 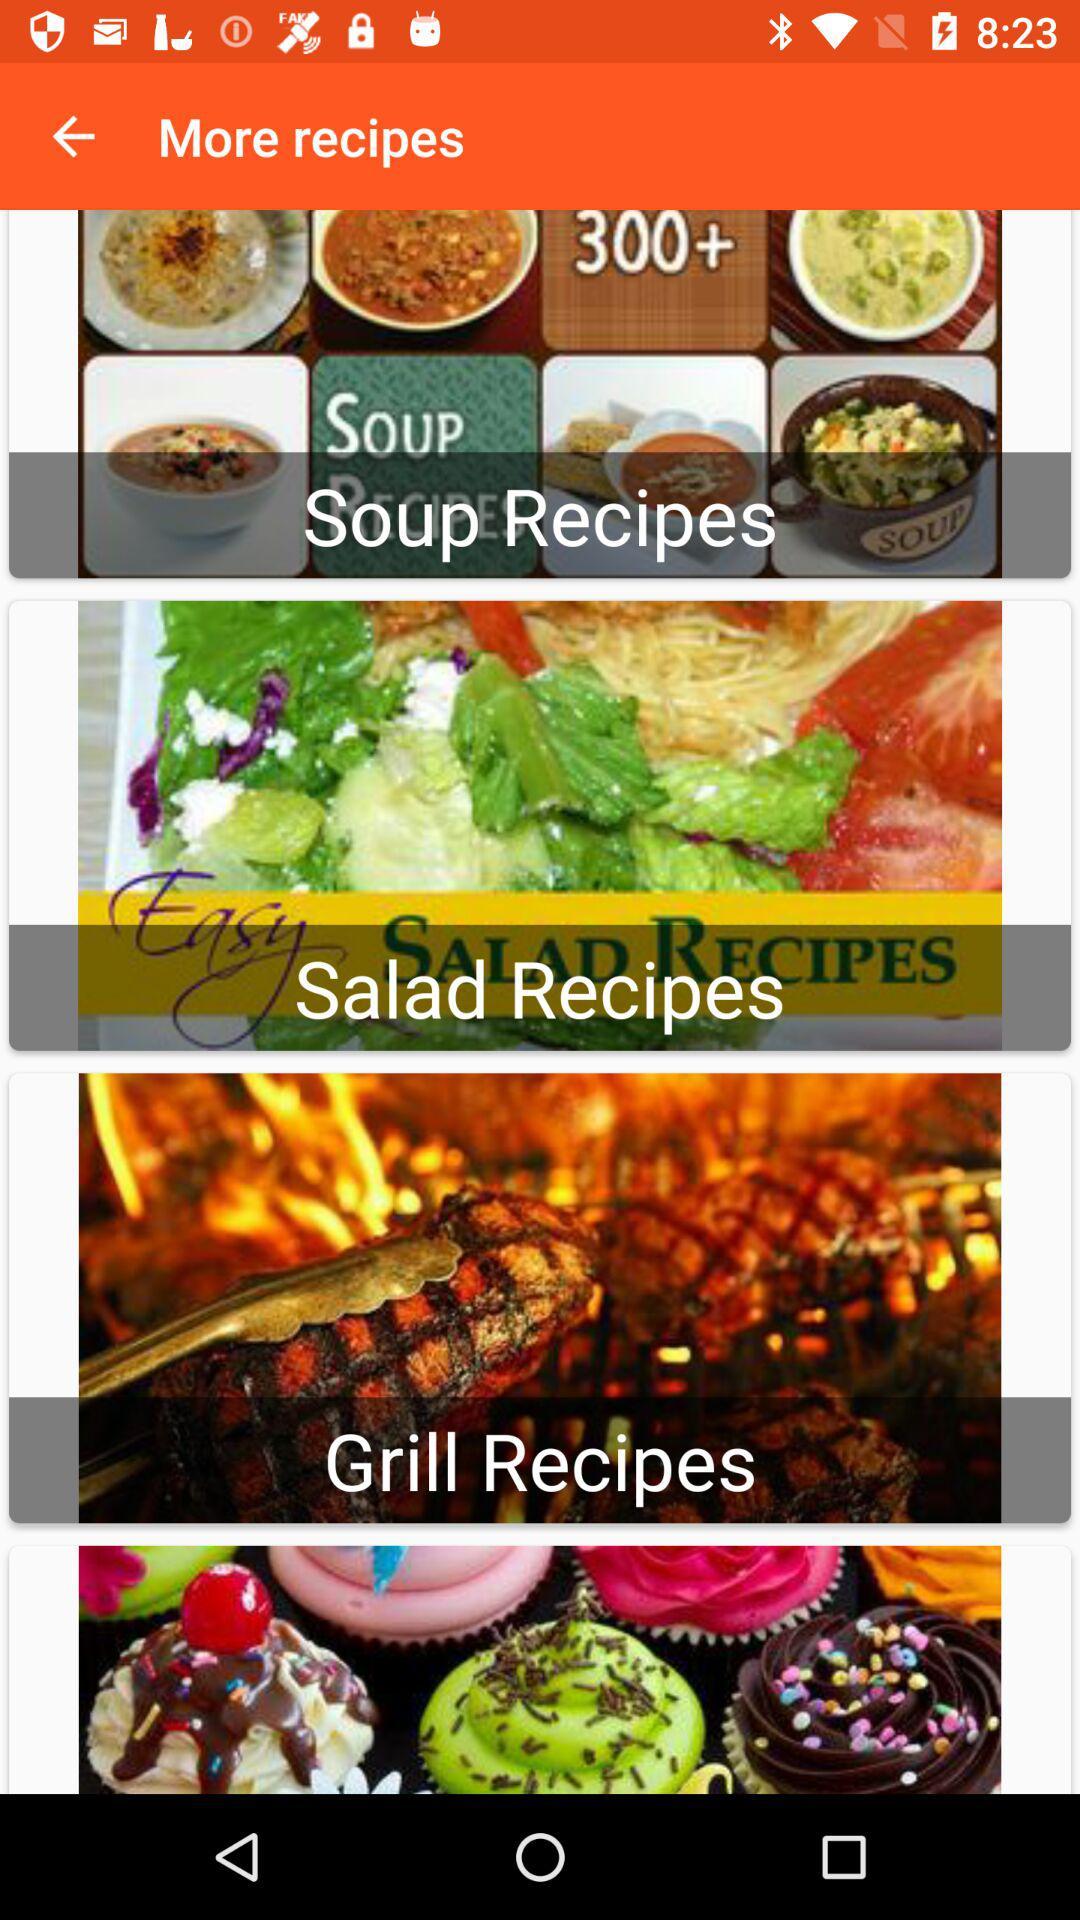 What do you see at coordinates (72, 135) in the screenshot?
I see `item to the left of the more recipes` at bounding box center [72, 135].